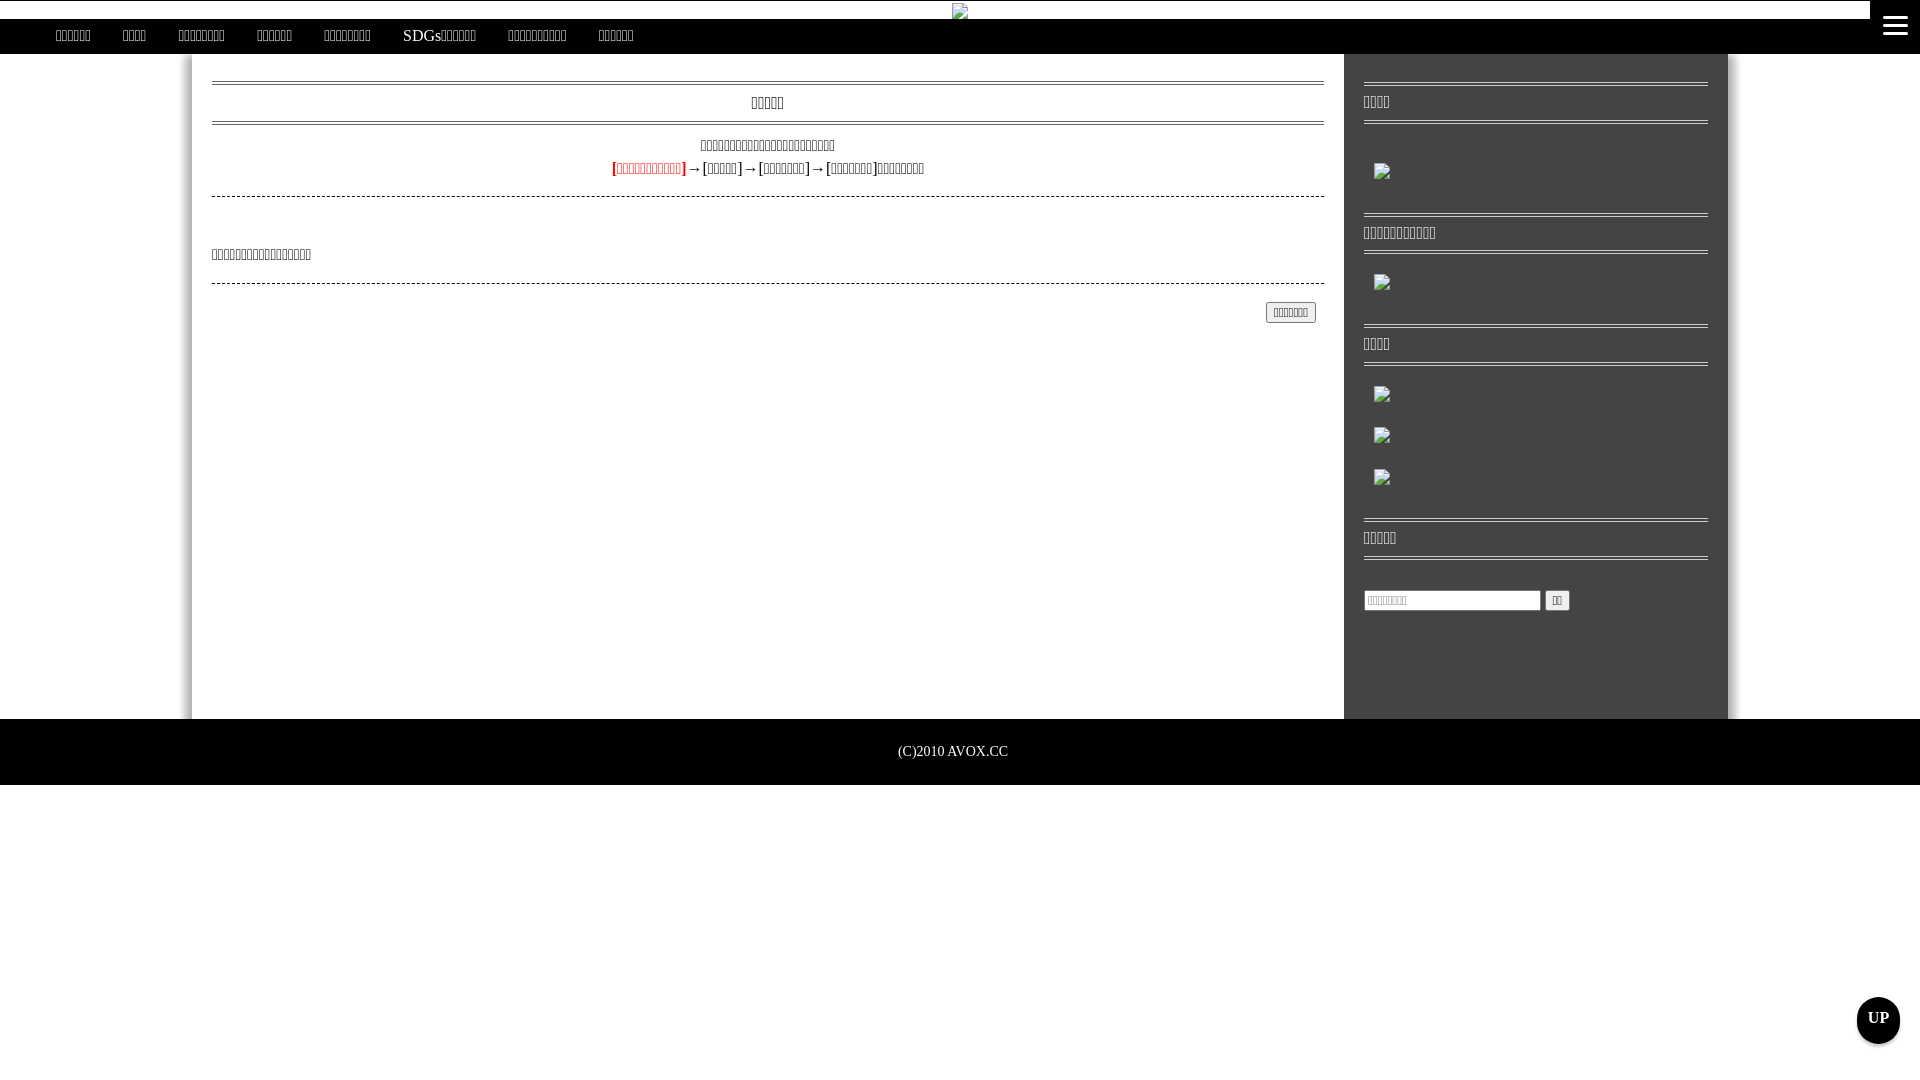 This screenshot has width=1920, height=1080. What do you see at coordinates (1877, 1020) in the screenshot?
I see `'UP'` at bounding box center [1877, 1020].